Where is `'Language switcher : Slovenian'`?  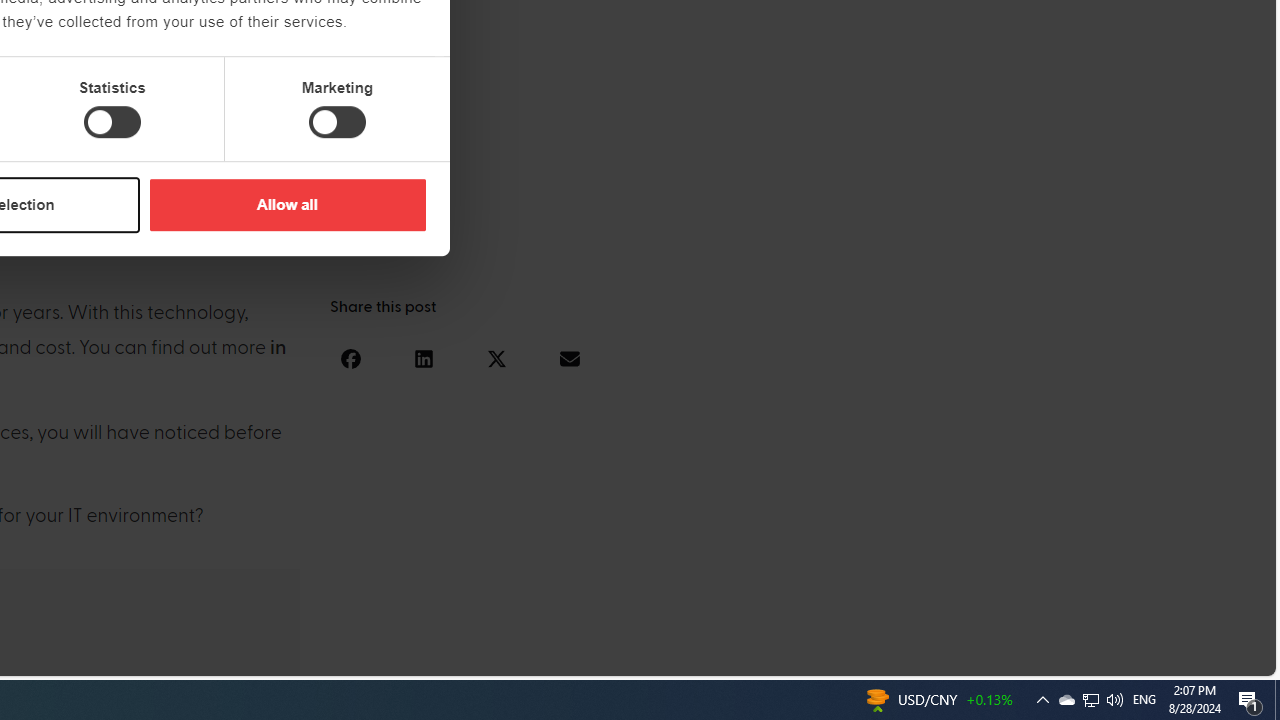
'Language switcher : Slovenian' is located at coordinates (1065, 657).